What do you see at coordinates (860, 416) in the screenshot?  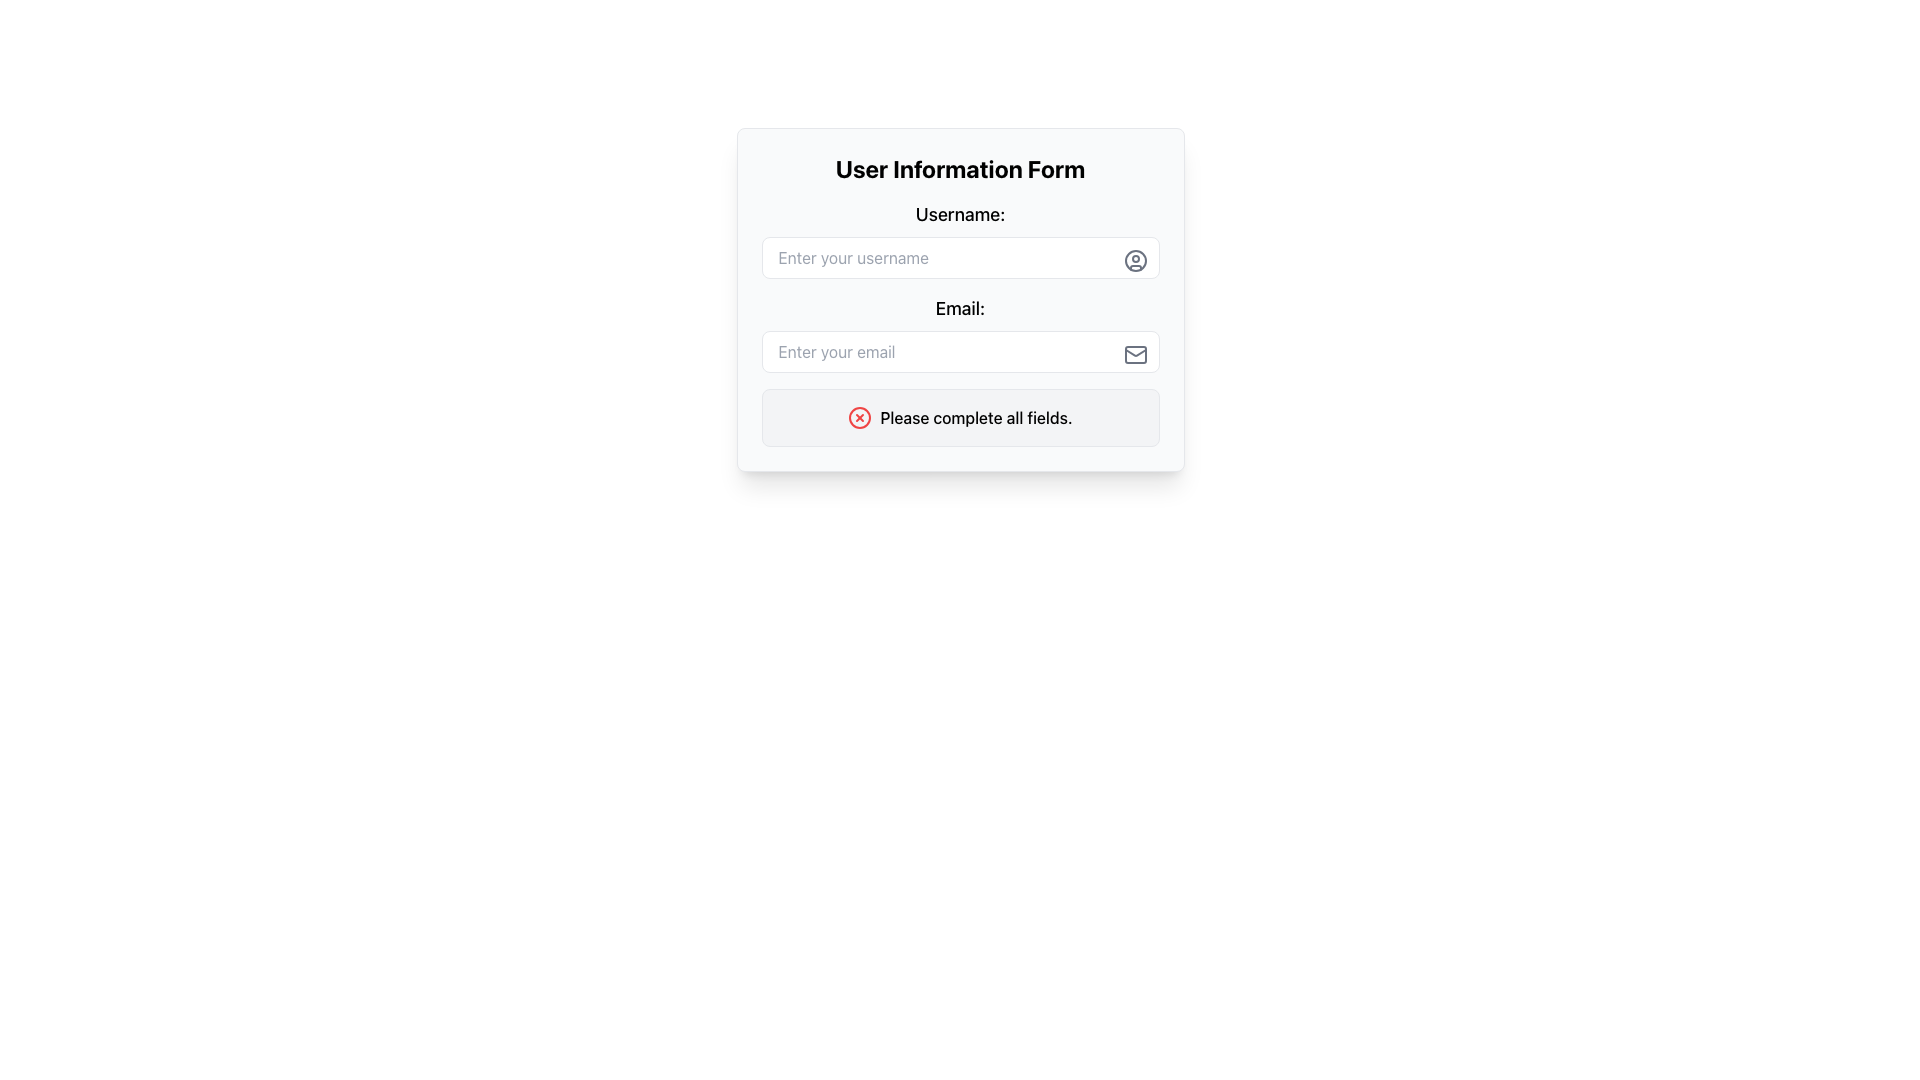 I see `the error icon located to the left of the text 'Please complete all fields.' in the lower section of the form beneath the 'Email:' field` at bounding box center [860, 416].